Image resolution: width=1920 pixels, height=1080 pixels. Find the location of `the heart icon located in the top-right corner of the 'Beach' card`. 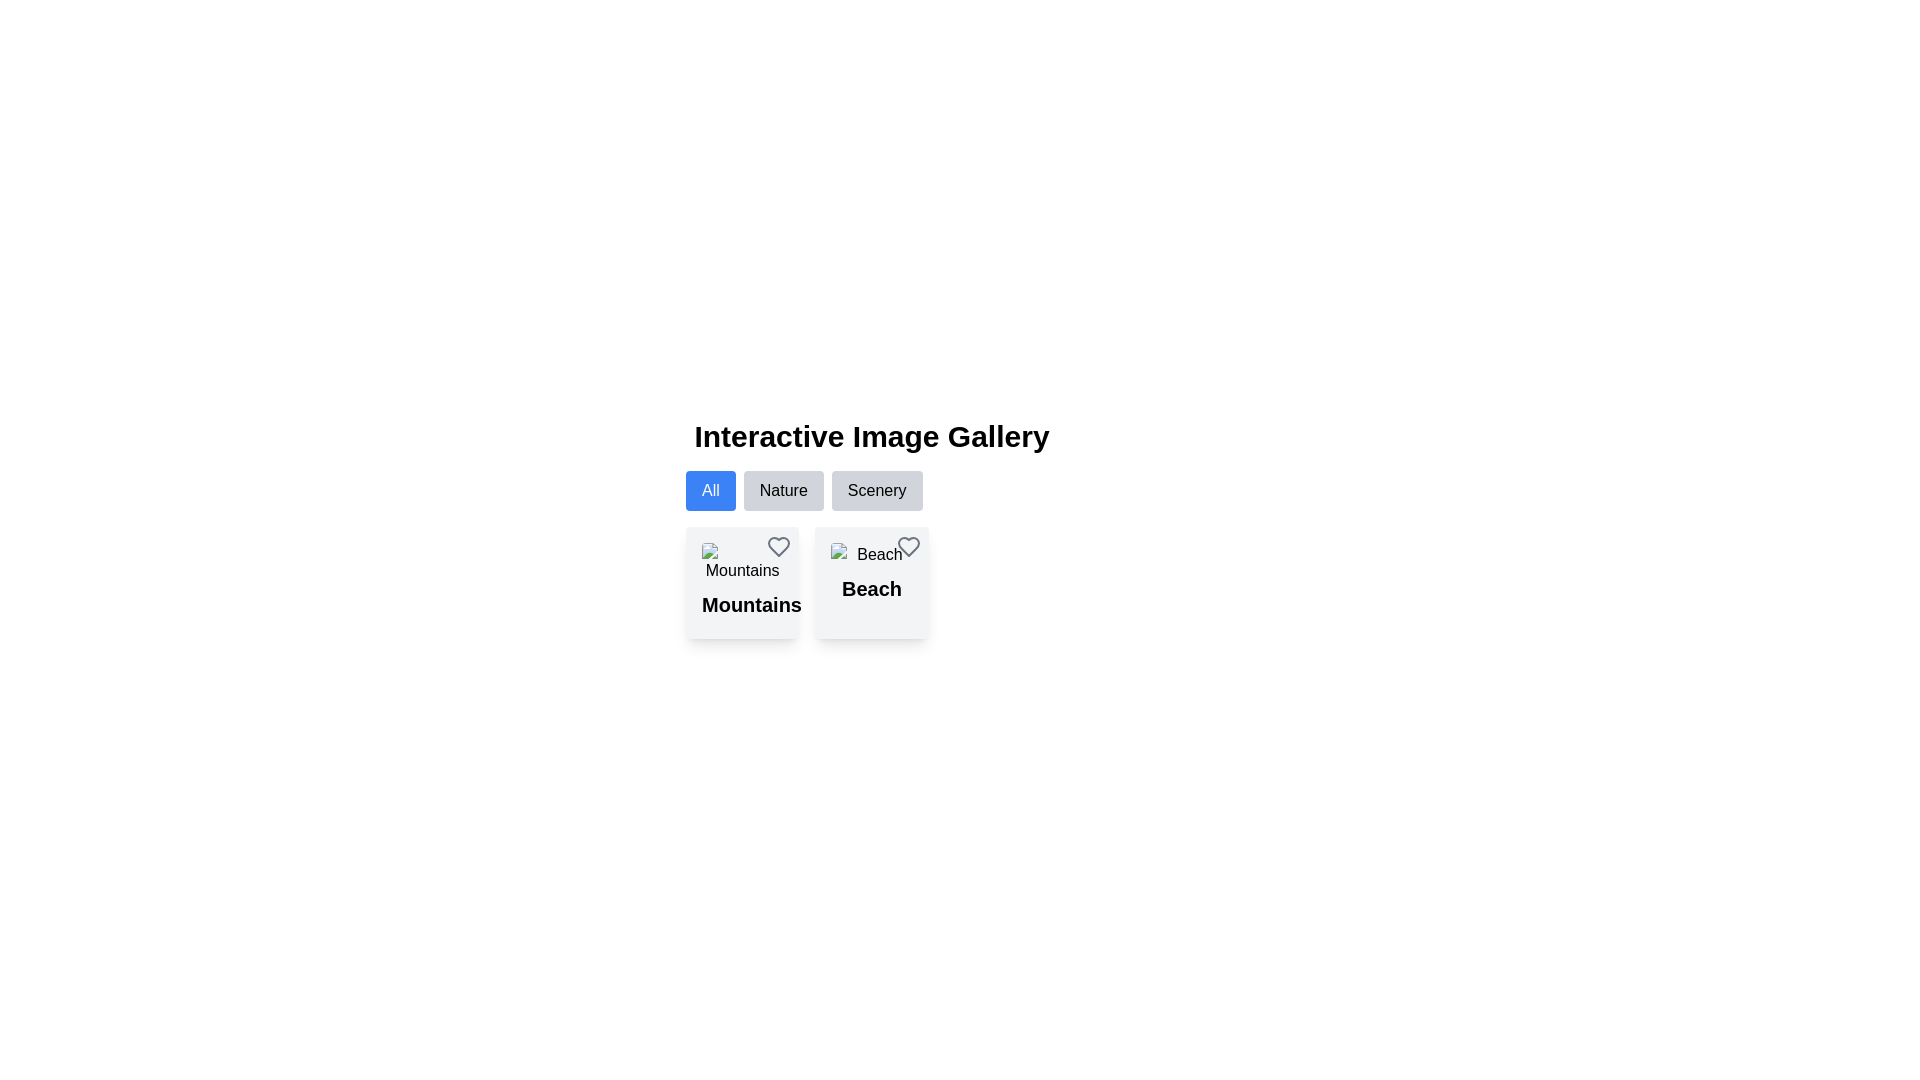

the heart icon located in the top-right corner of the 'Beach' card is located at coordinates (778, 547).